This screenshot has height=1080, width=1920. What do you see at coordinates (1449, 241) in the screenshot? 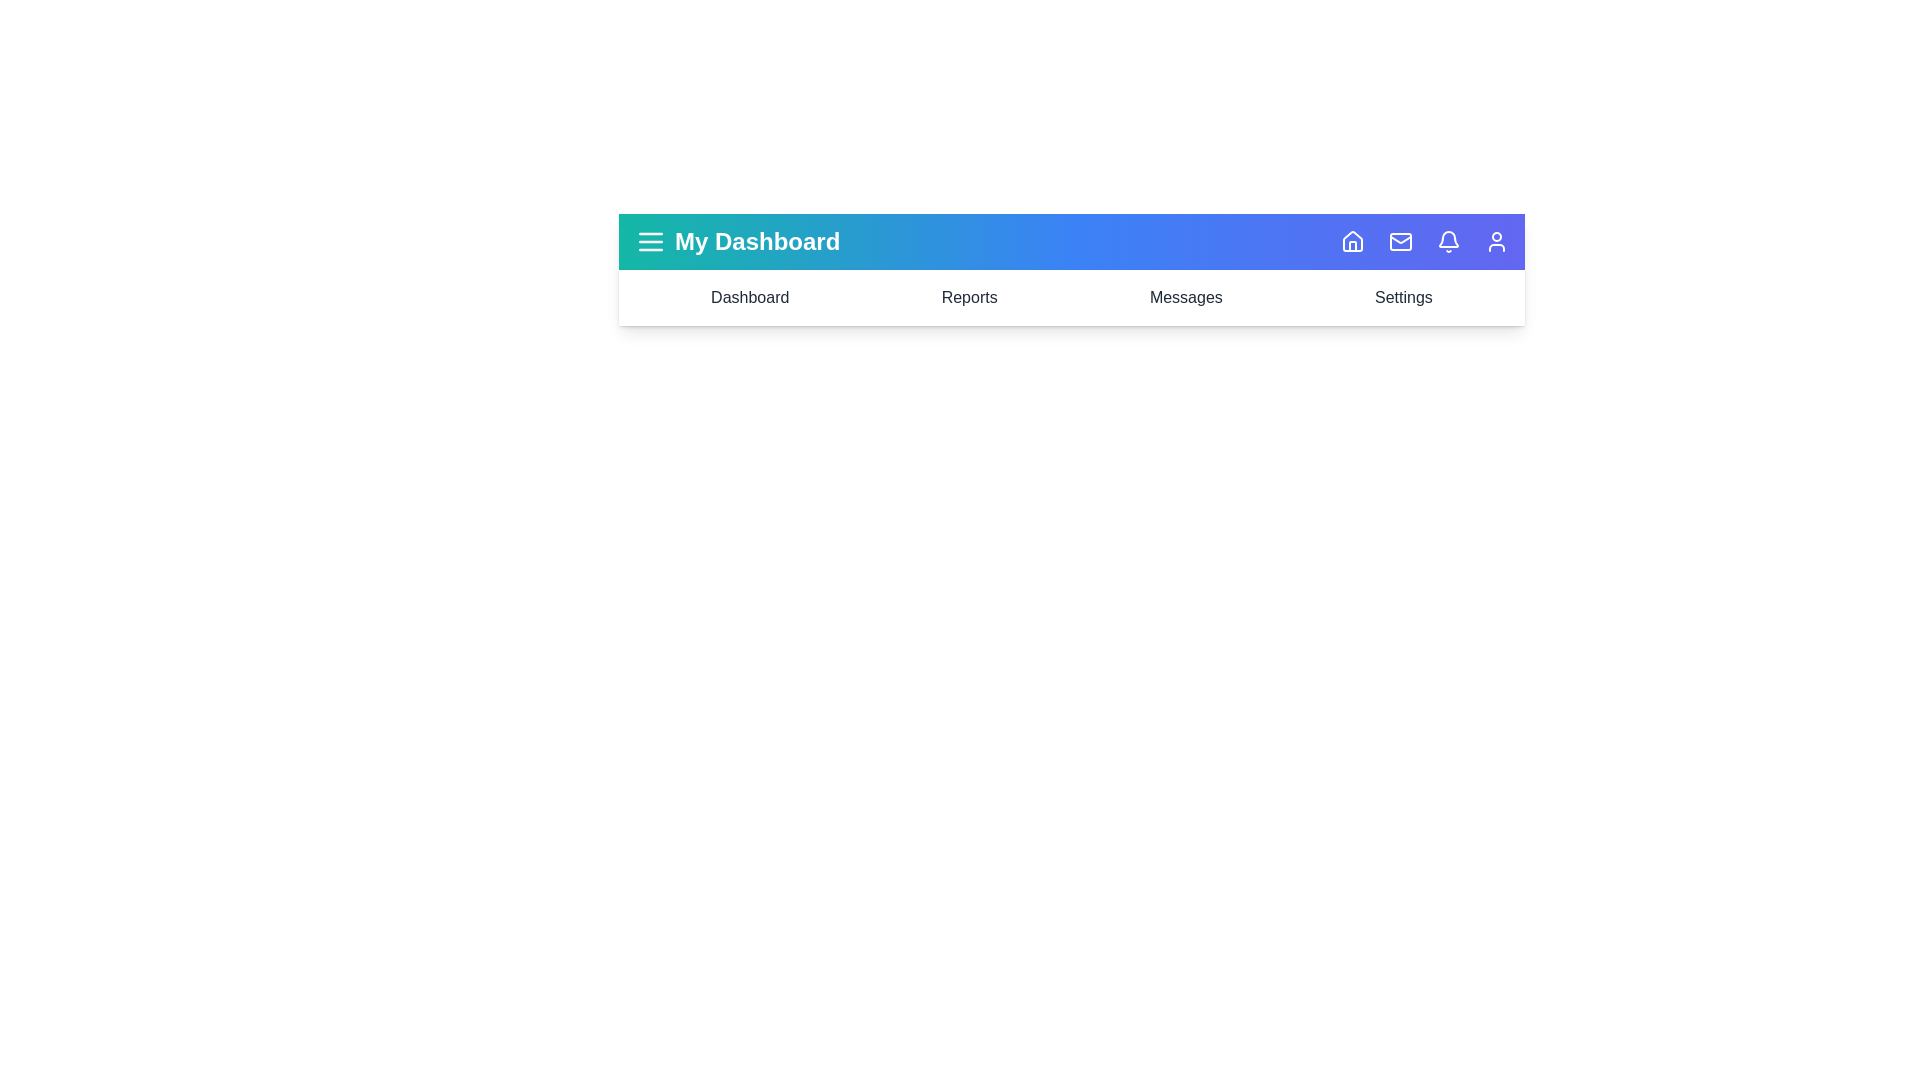
I see `the bell icon in the top bar` at bounding box center [1449, 241].